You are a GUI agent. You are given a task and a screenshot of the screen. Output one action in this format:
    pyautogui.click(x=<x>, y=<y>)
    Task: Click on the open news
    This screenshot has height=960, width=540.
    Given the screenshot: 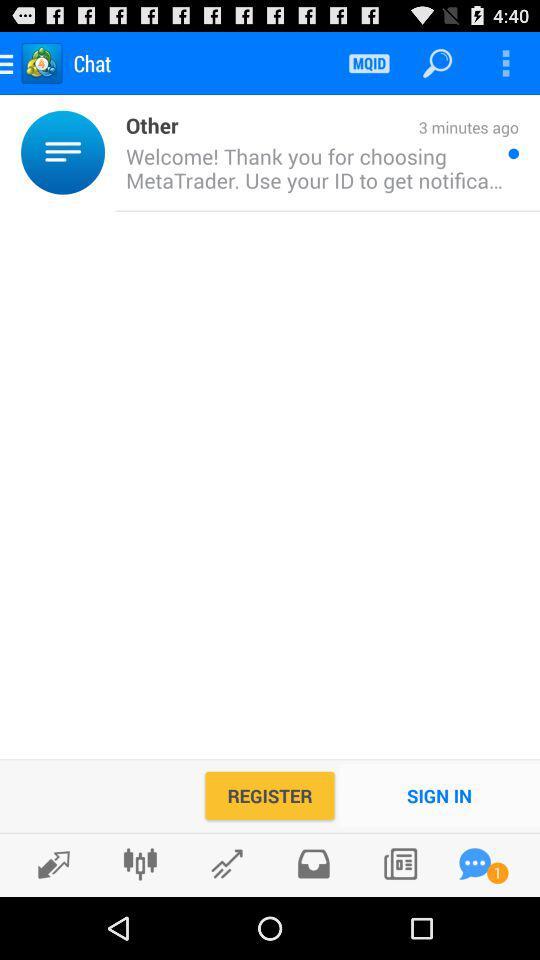 What is the action you would take?
    pyautogui.click(x=400, y=863)
    